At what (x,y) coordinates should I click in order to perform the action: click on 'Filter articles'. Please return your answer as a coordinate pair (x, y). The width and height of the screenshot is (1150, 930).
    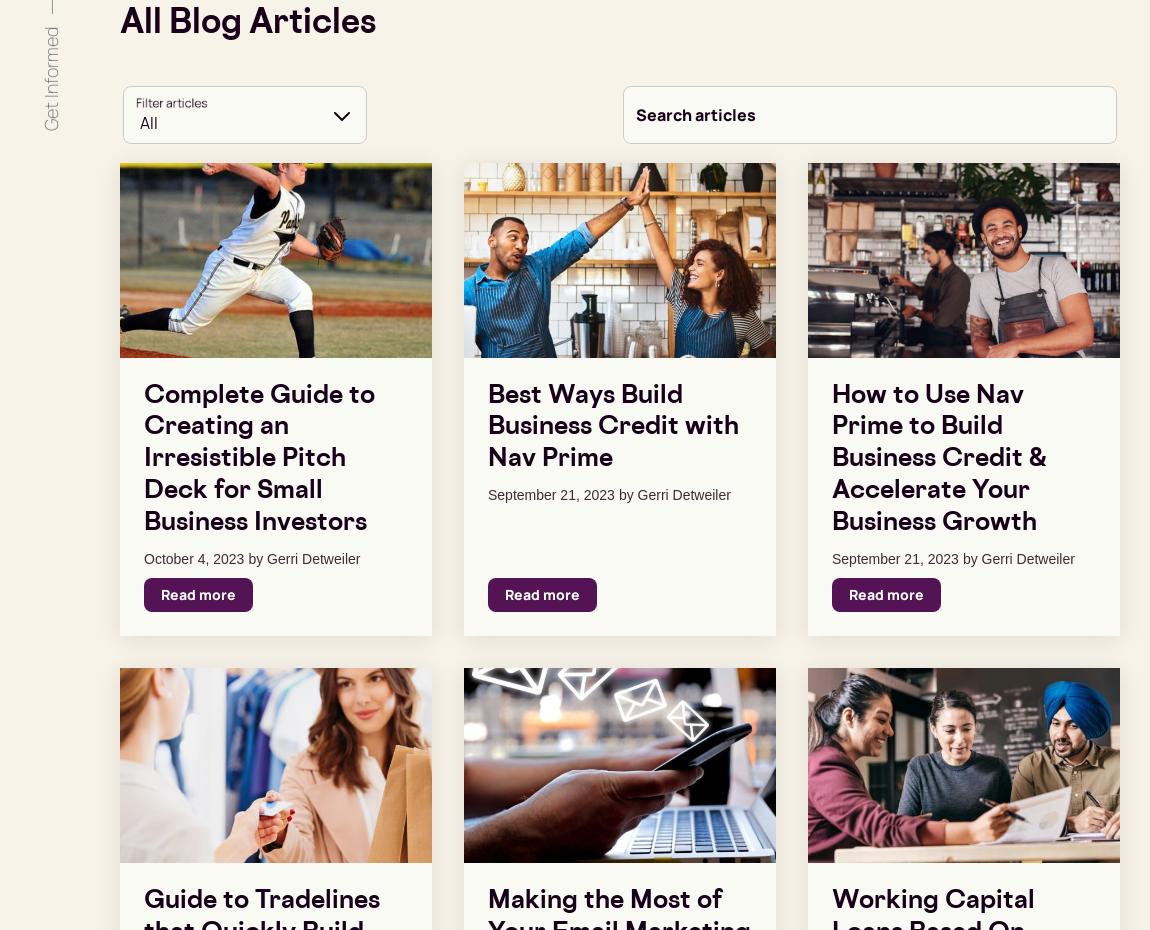
    Looking at the image, I should click on (170, 102).